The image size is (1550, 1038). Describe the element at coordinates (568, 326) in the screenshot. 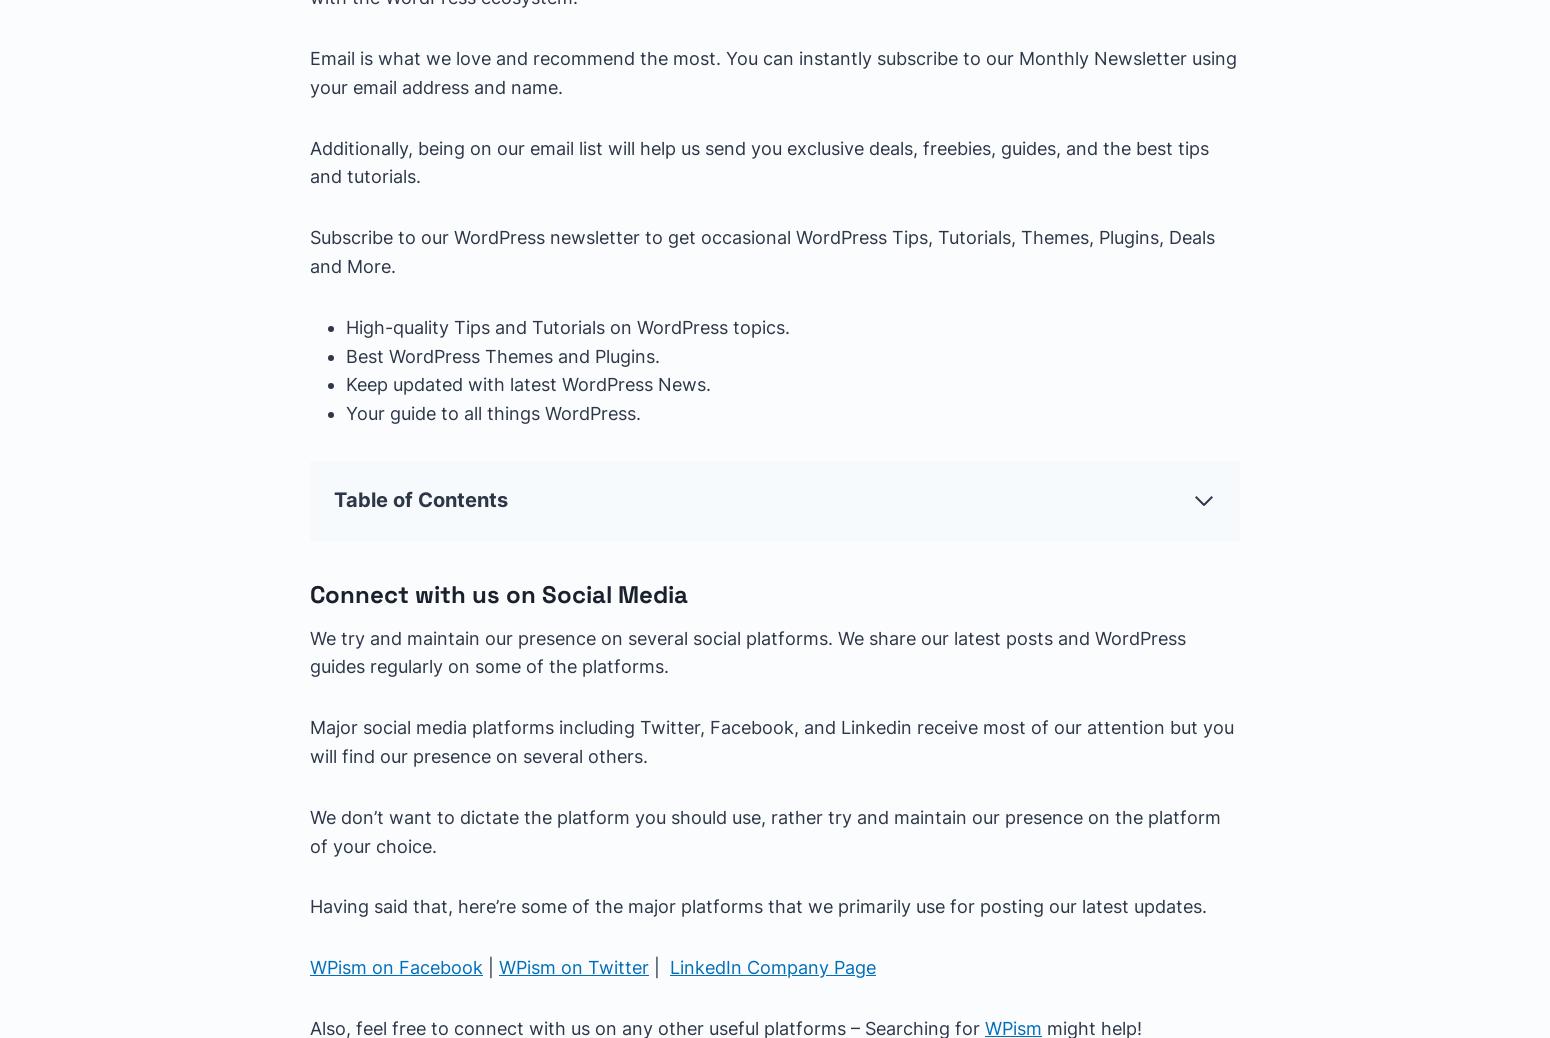

I see `'High-quality Tips and Tutorials on WordPress topics.'` at that location.